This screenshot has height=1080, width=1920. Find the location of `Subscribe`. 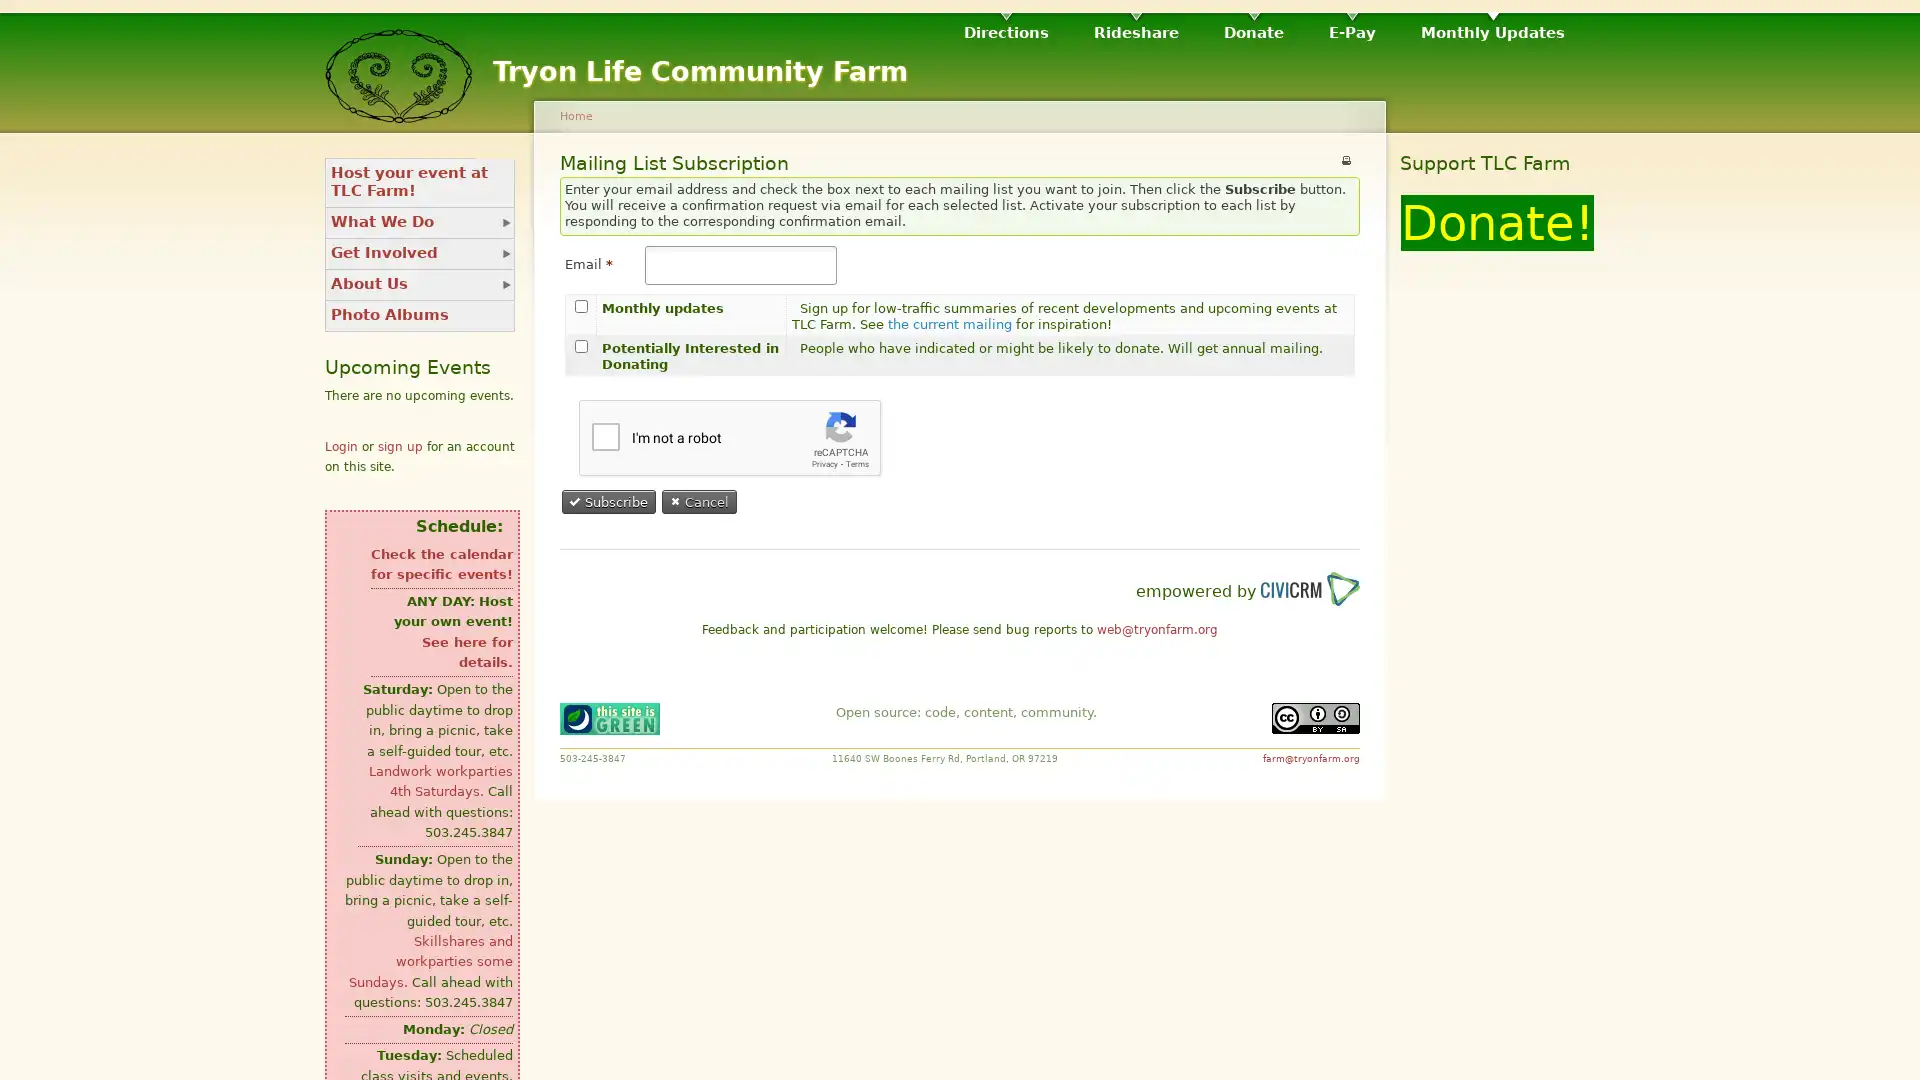

Subscribe is located at coordinates (608, 500).